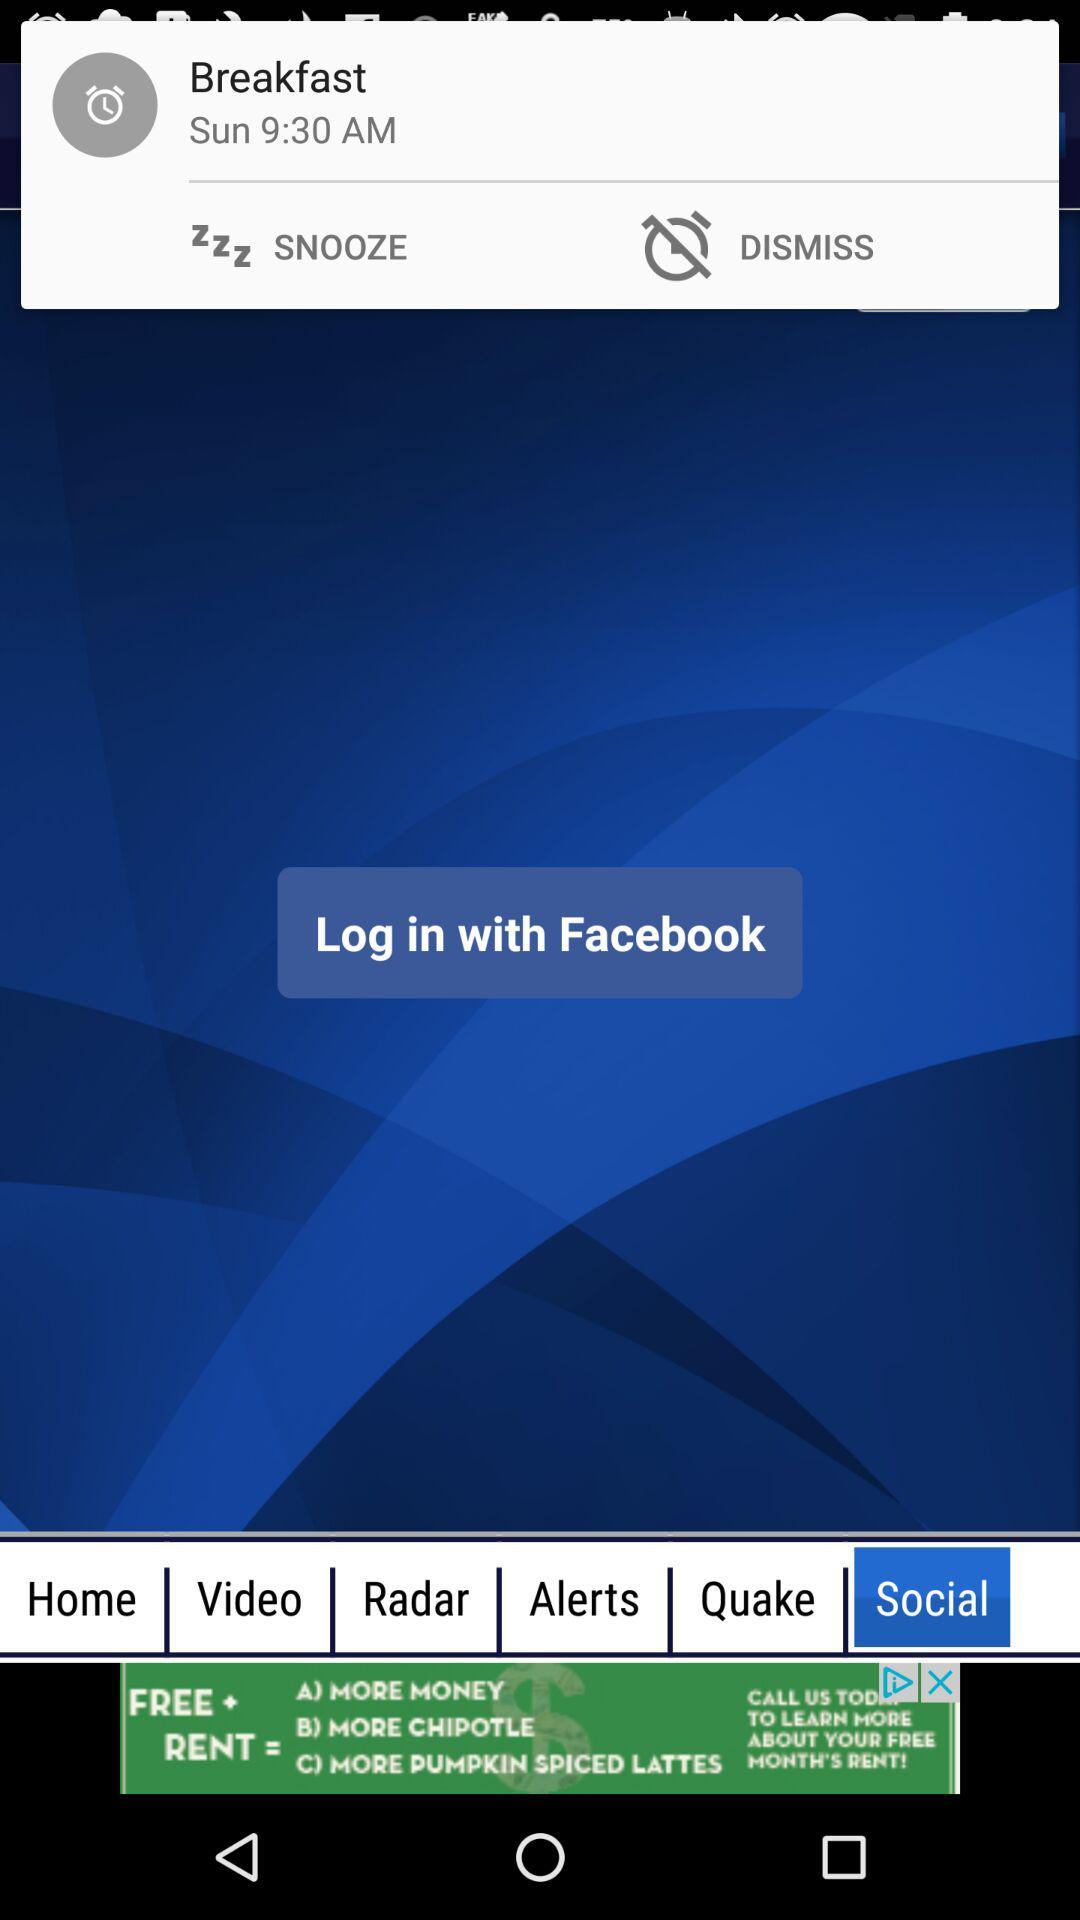 Image resolution: width=1080 pixels, height=1920 pixels. I want to click on the time icon, so click(72, 135).